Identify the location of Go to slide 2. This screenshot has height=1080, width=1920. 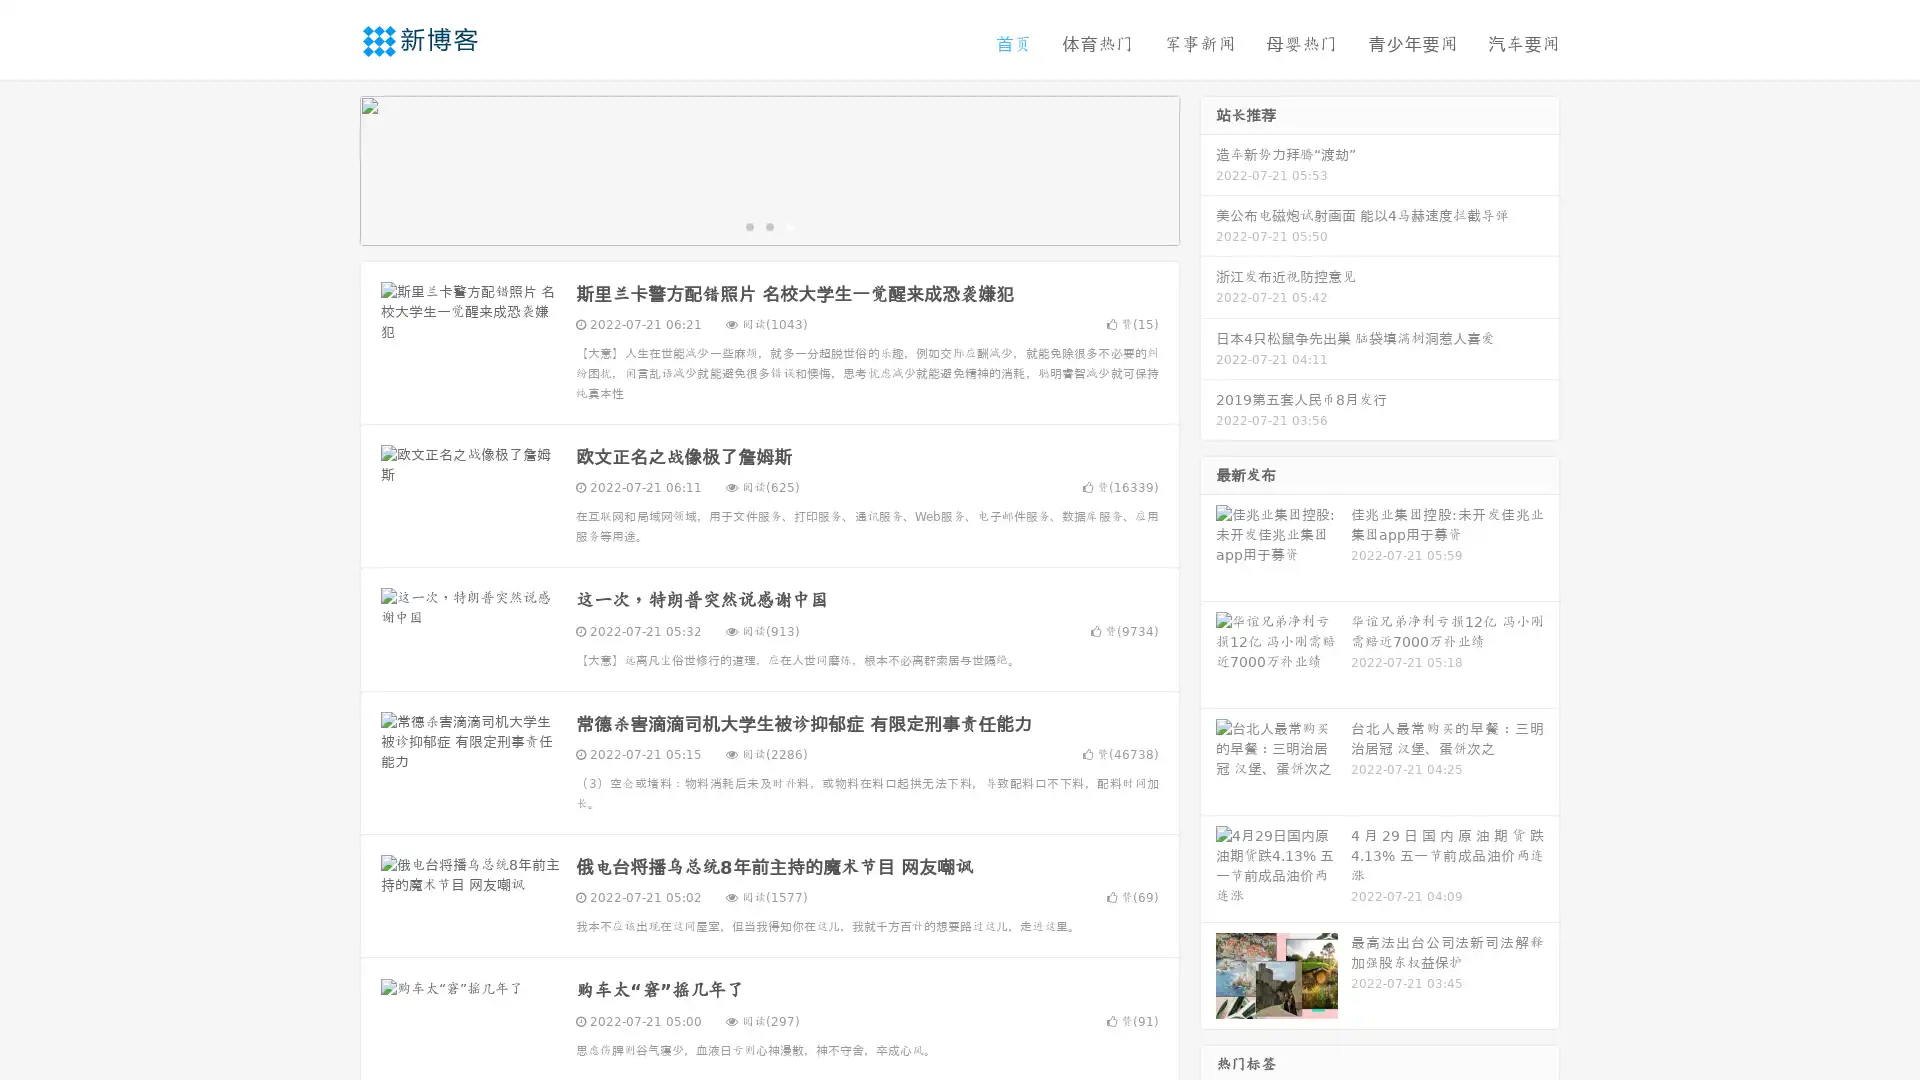
(768, 225).